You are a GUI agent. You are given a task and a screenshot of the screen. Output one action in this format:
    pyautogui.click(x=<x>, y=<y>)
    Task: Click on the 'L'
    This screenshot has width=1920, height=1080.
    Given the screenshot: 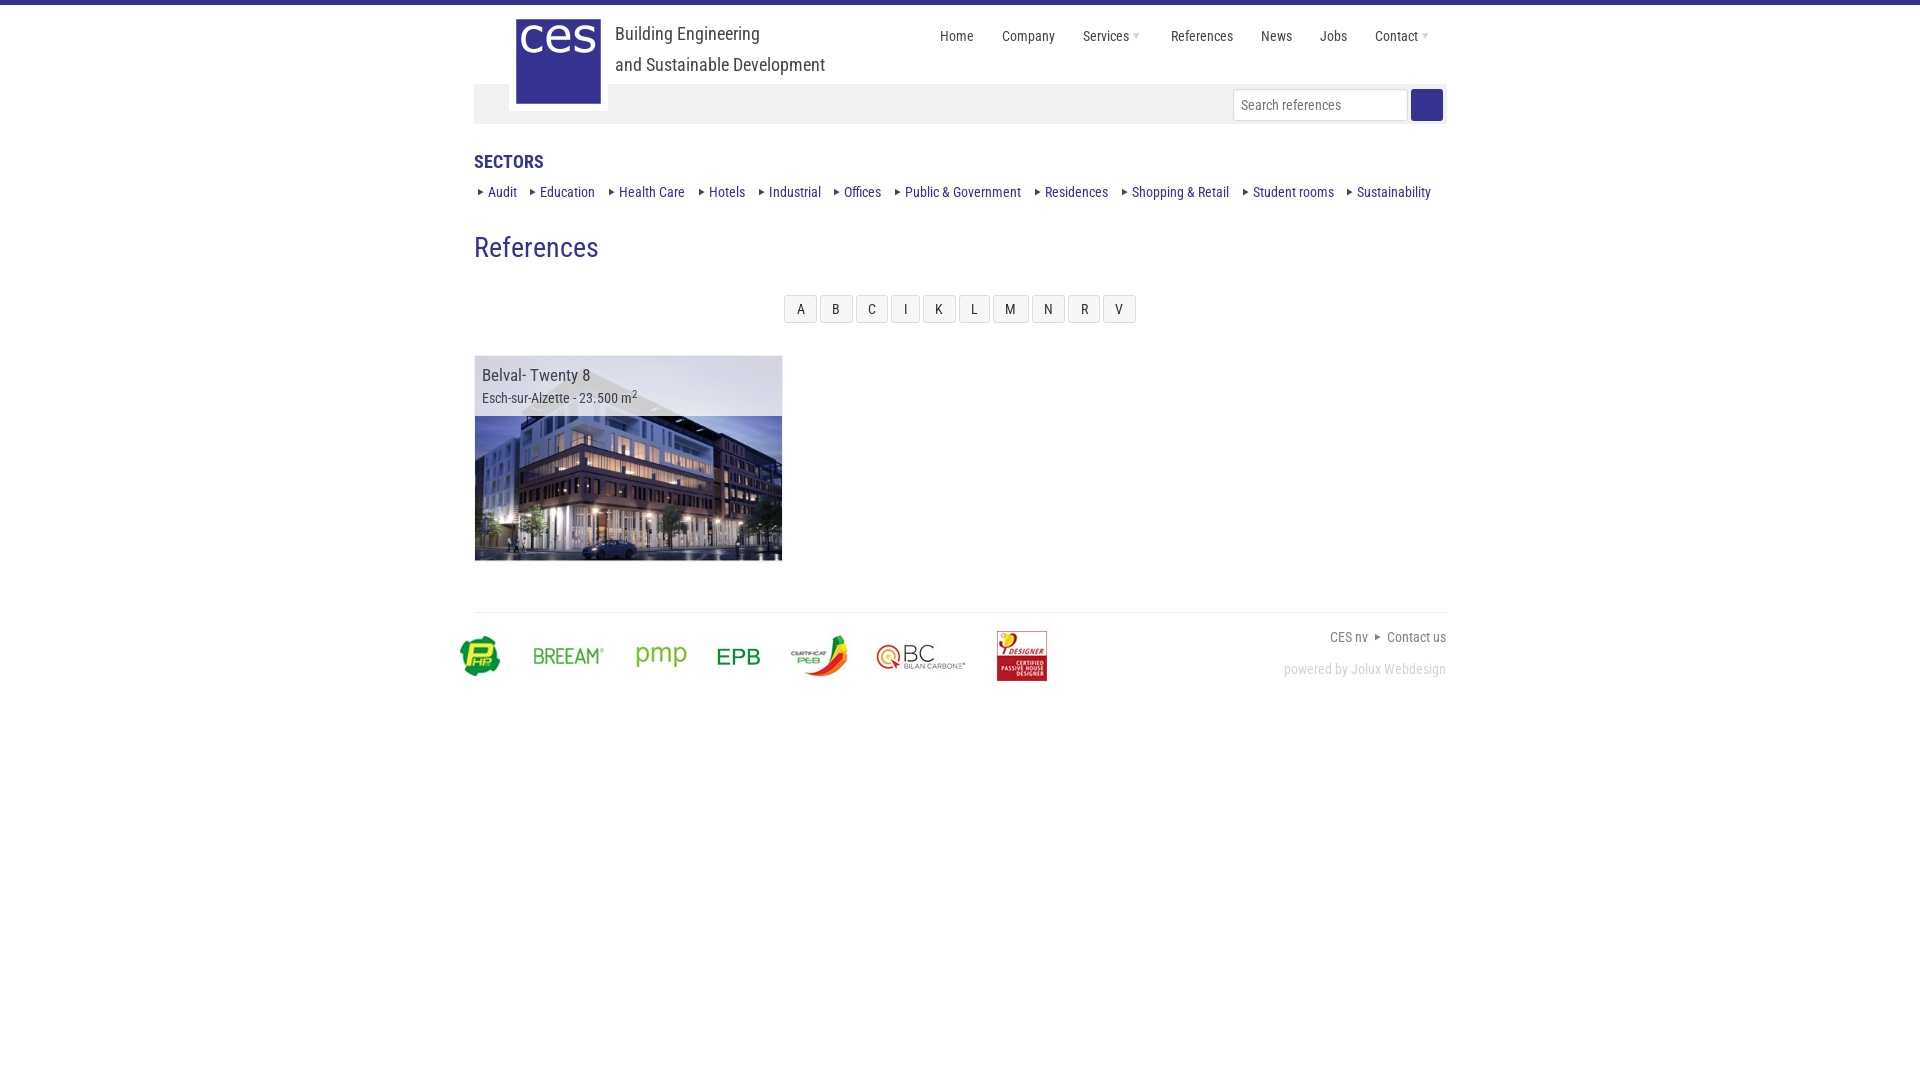 What is the action you would take?
    pyautogui.click(x=974, y=309)
    